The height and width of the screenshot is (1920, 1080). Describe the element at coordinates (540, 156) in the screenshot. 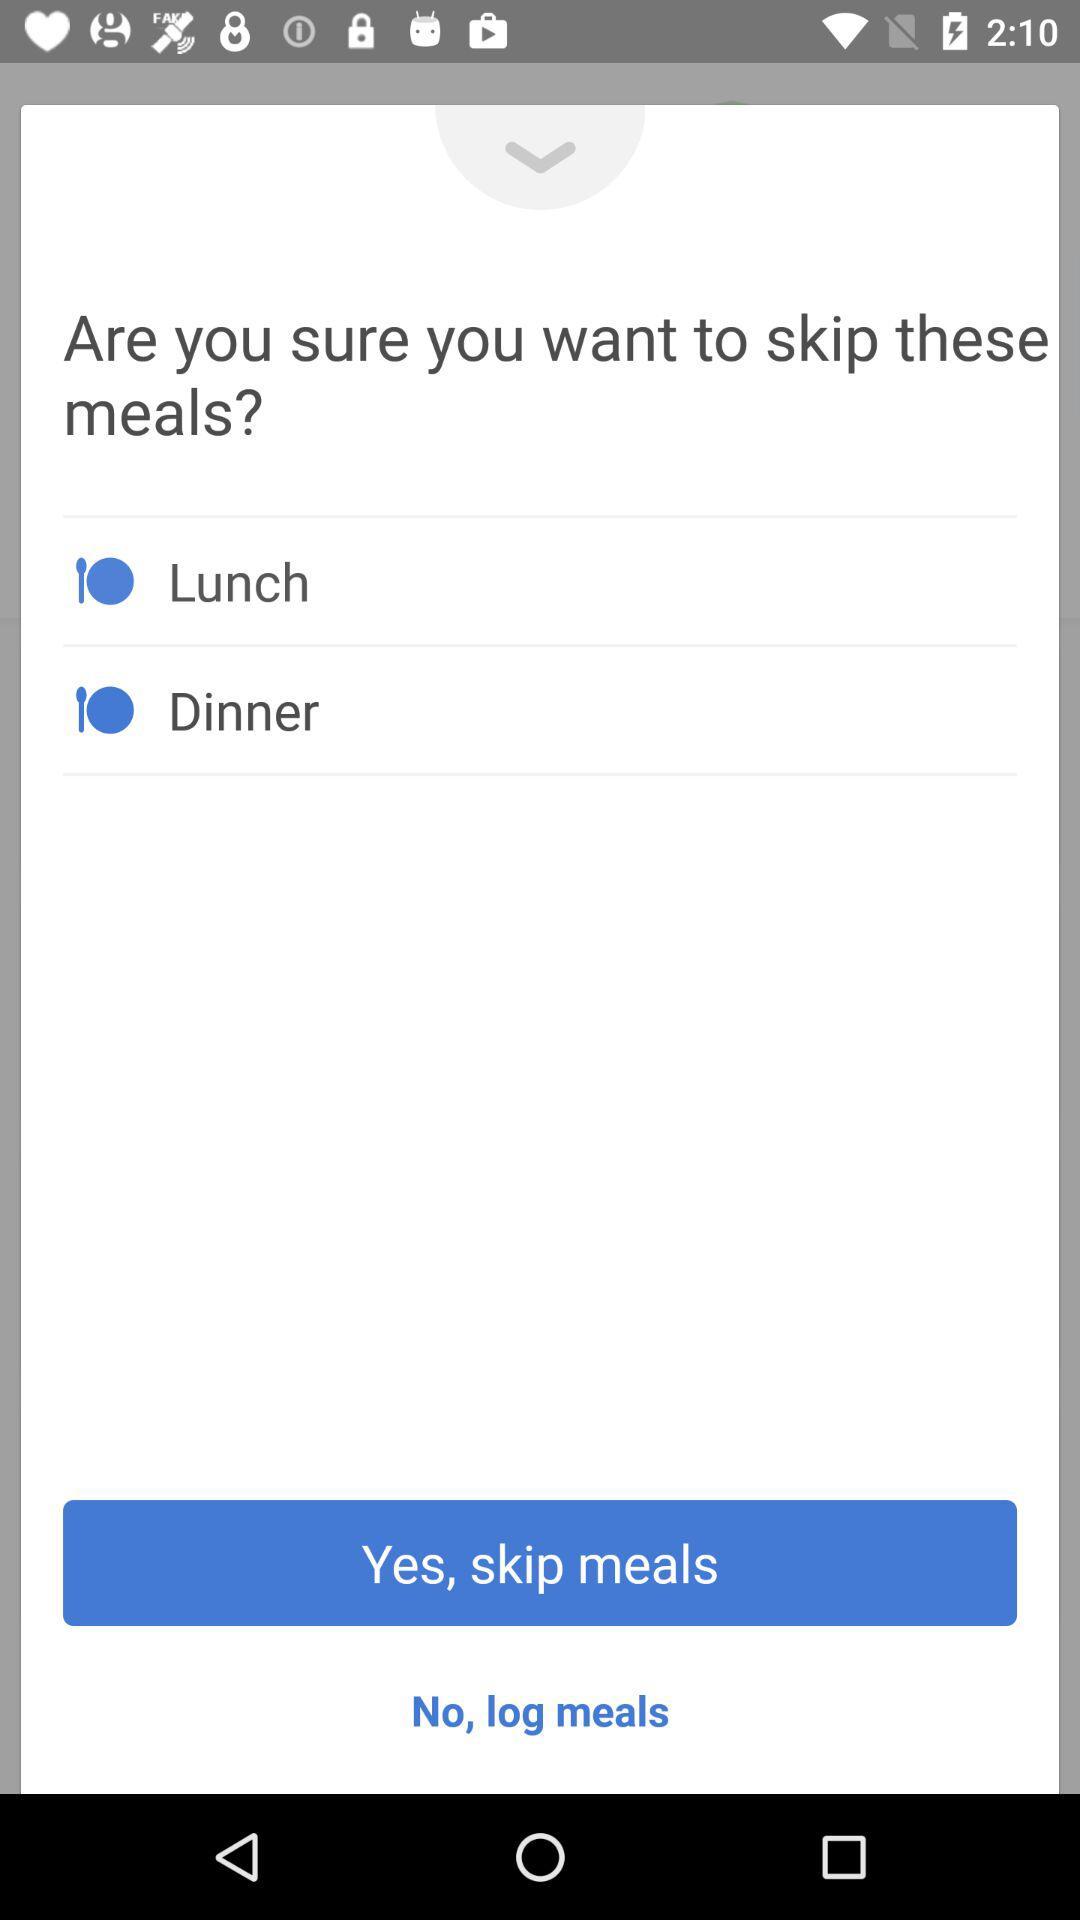

I see `the expand_more icon` at that location.